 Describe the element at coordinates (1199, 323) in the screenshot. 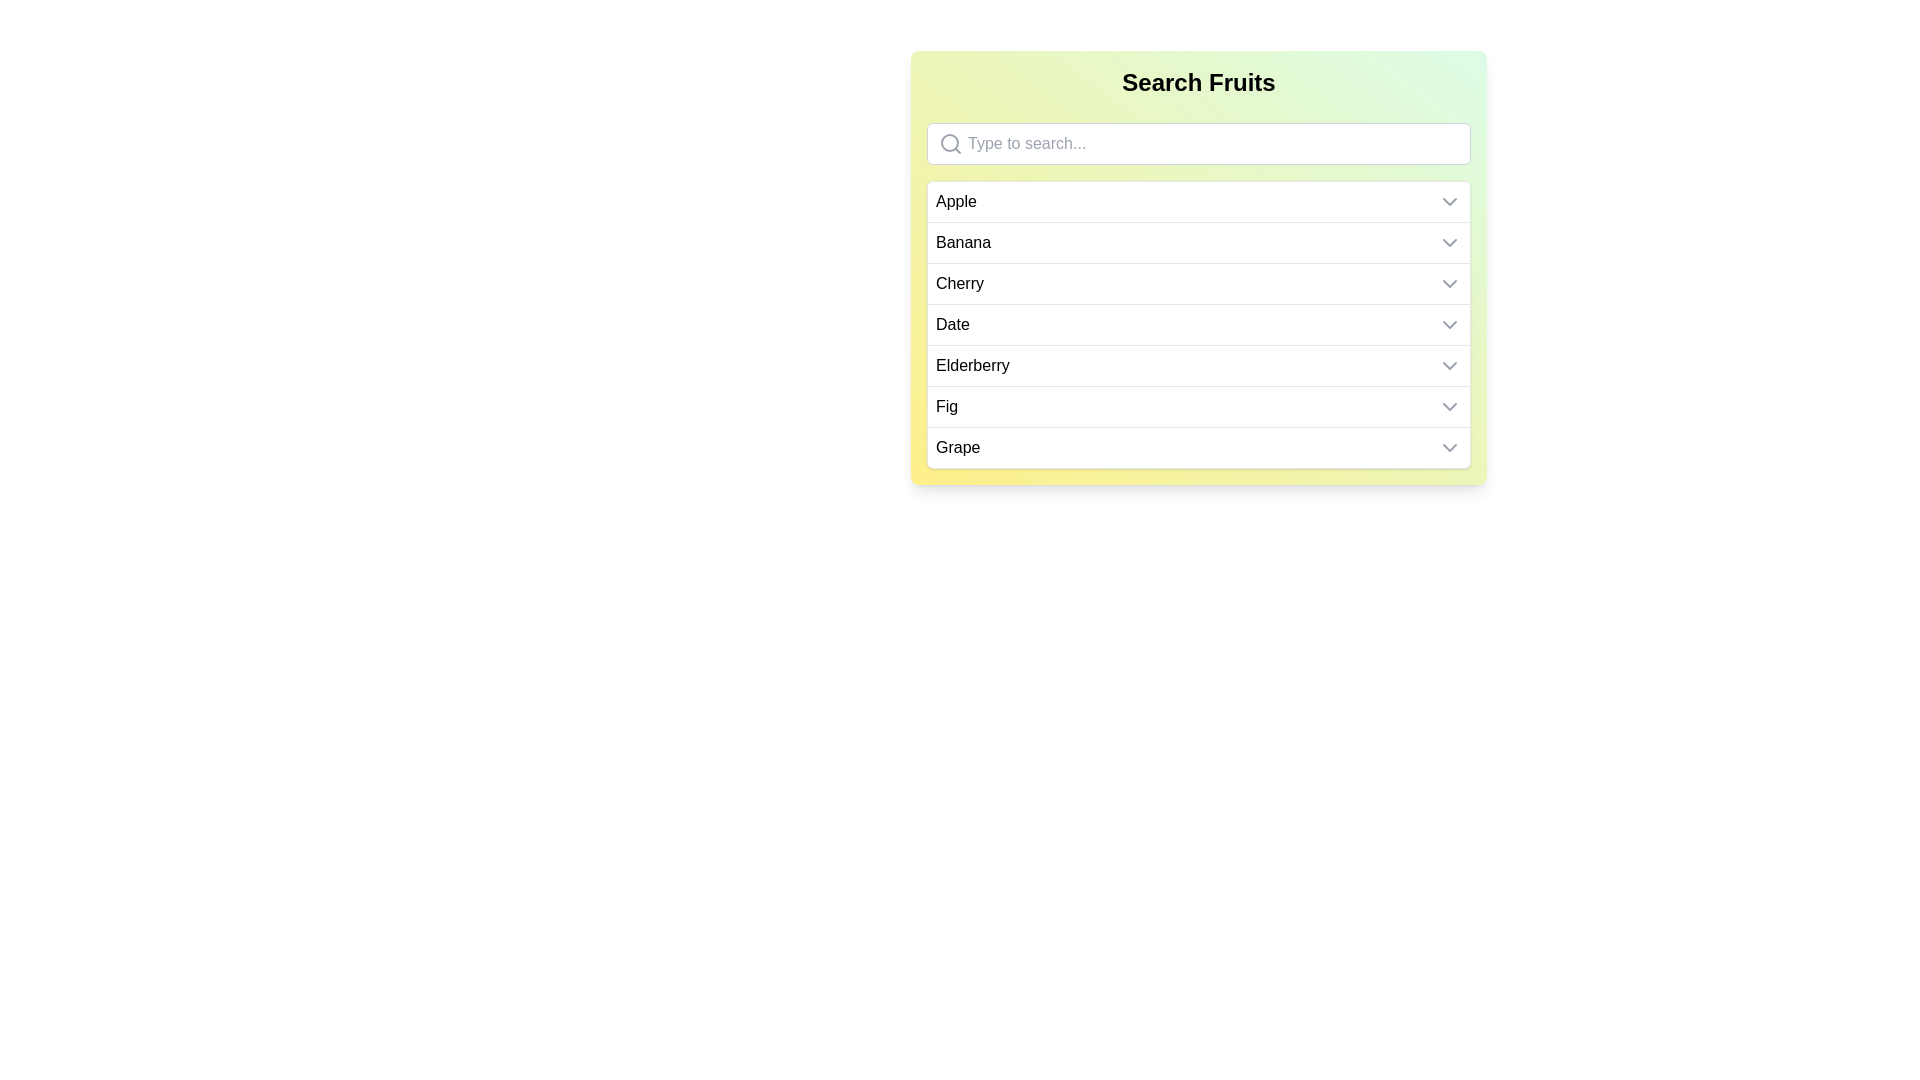

I see `the fourth item in the dropdown list representing the 'Date' choice` at that location.